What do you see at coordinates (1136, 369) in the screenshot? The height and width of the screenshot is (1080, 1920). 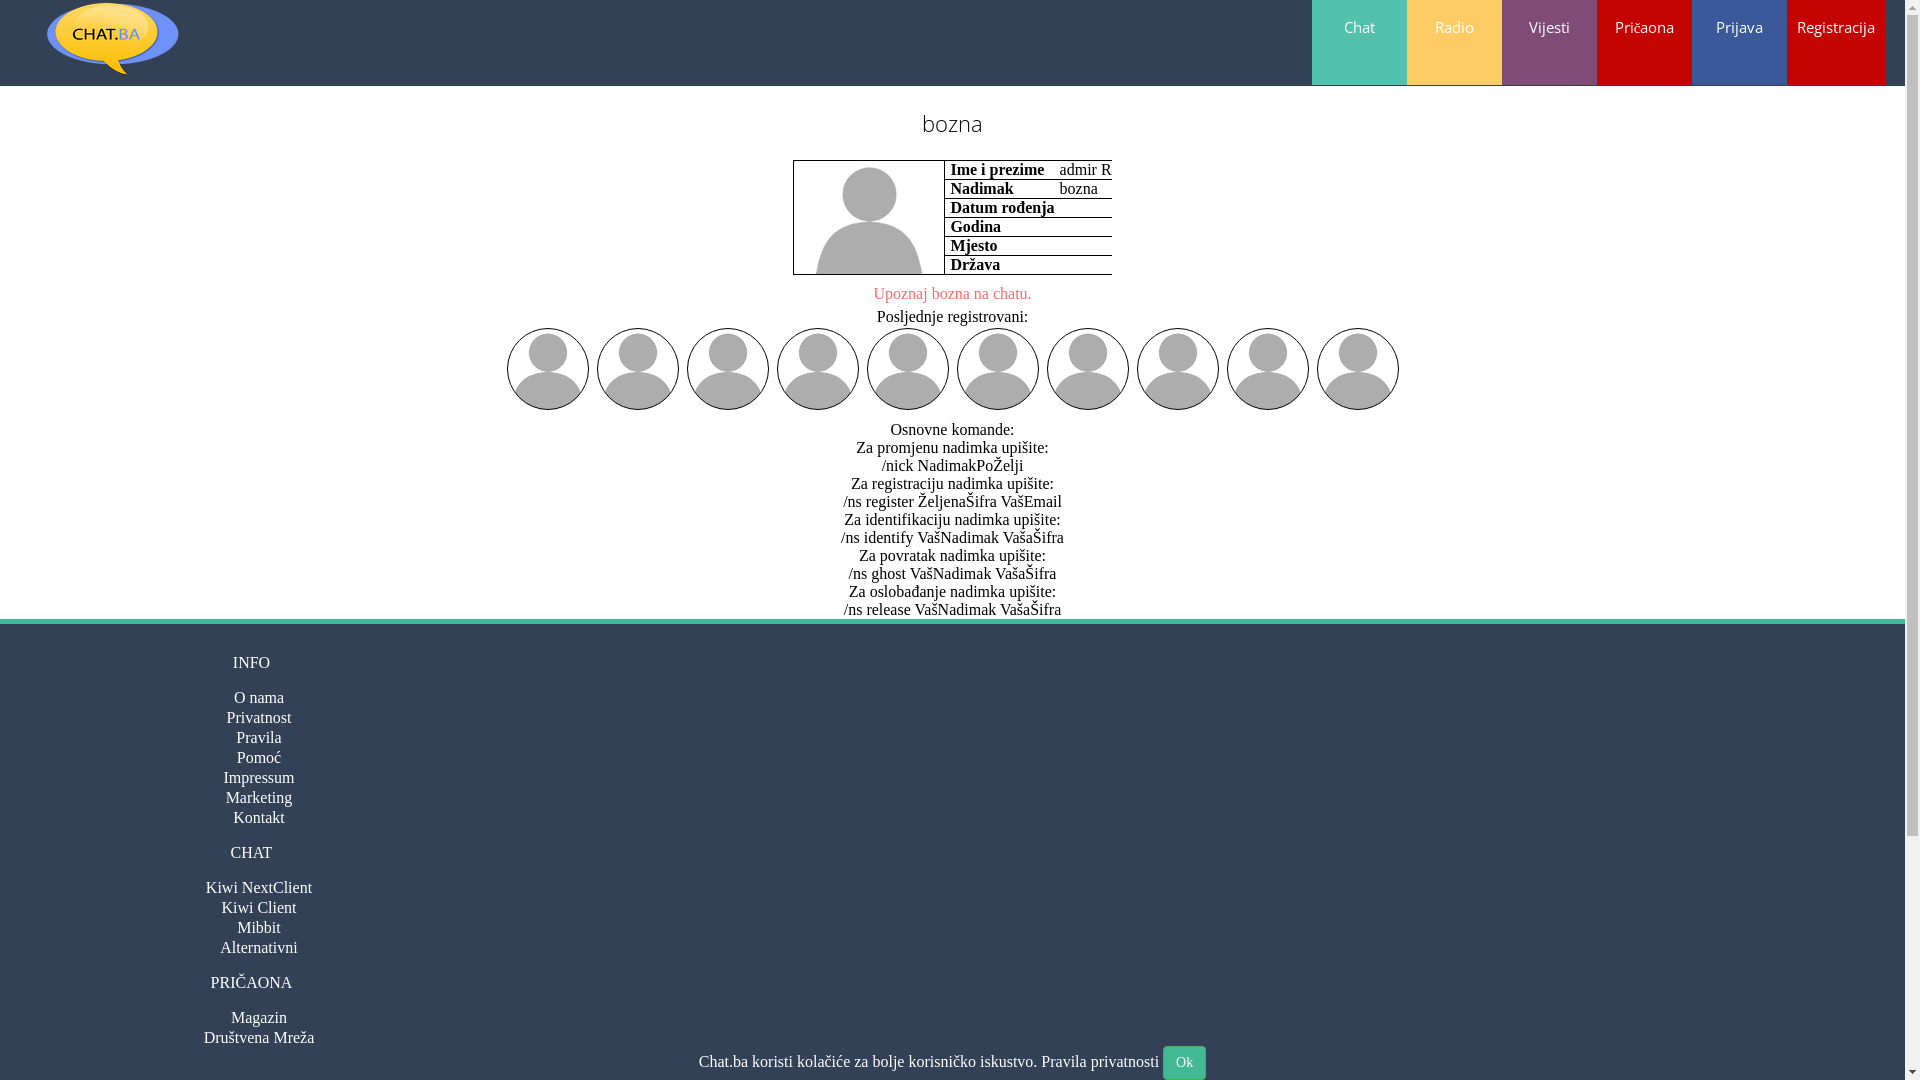 I see `'Kamel'` at bounding box center [1136, 369].